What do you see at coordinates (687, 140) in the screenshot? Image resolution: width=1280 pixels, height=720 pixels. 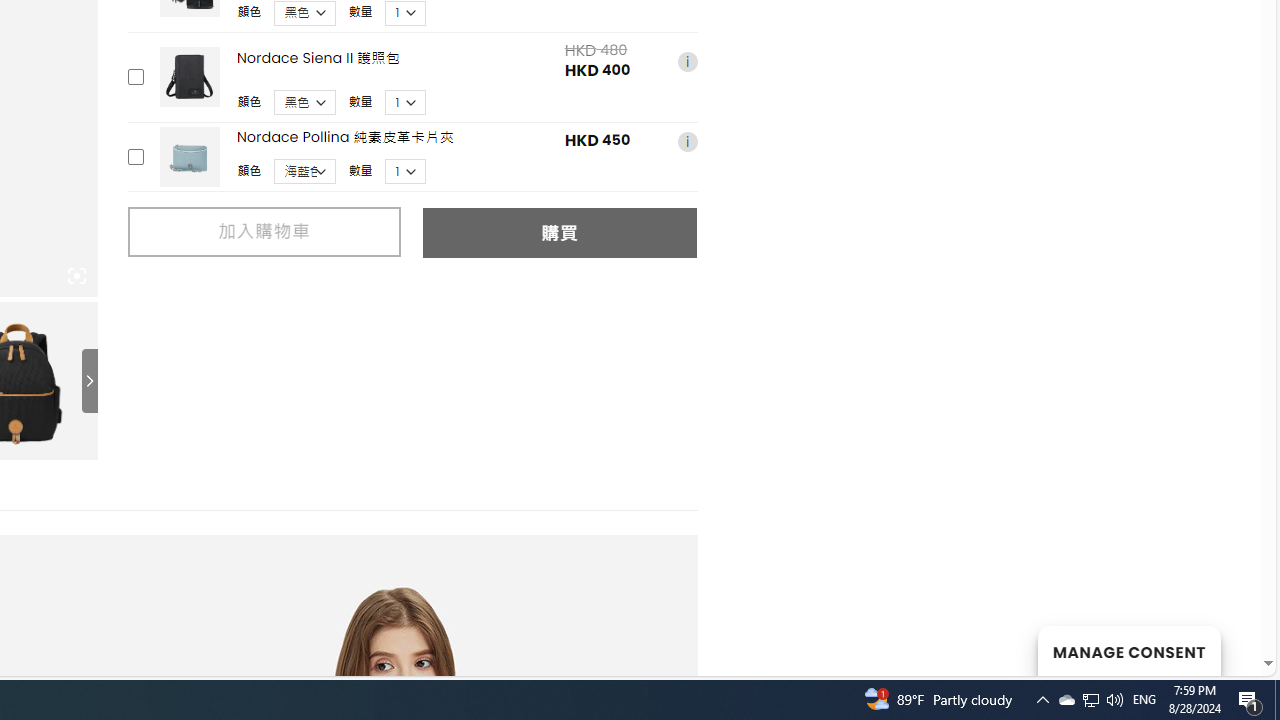 I see `'i'` at bounding box center [687, 140].